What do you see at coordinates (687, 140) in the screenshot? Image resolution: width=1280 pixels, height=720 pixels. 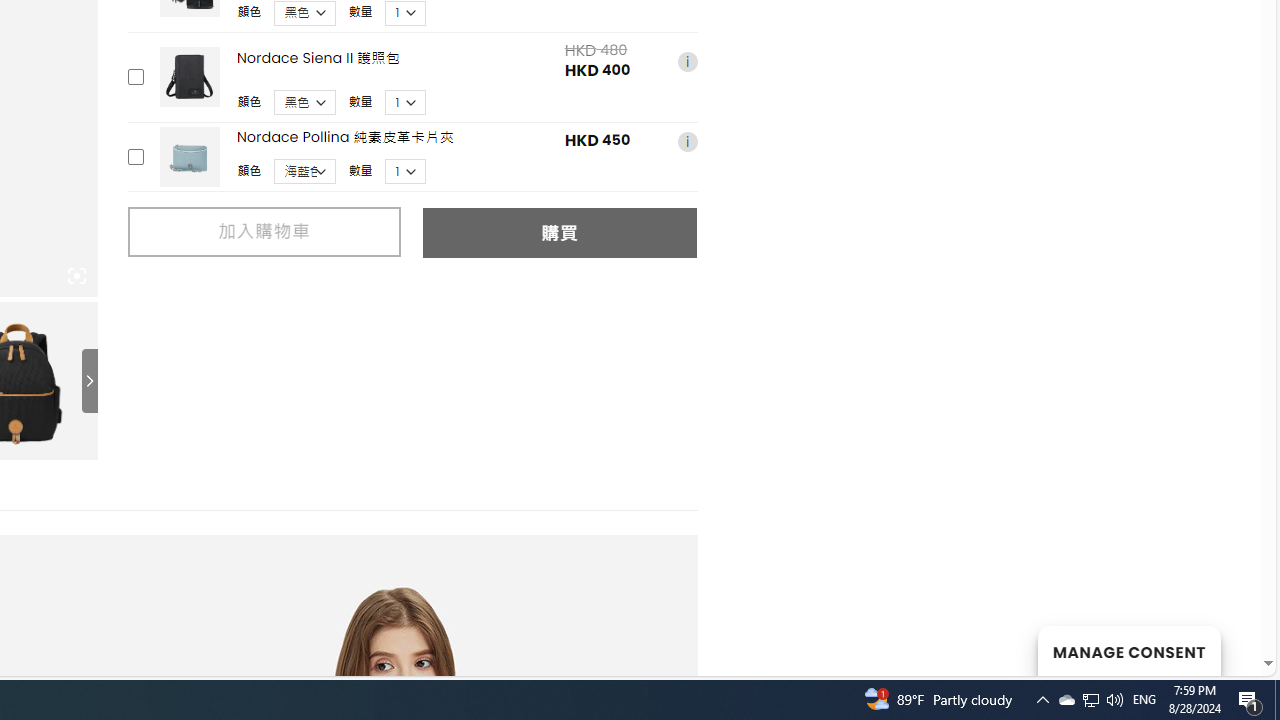 I see `'i'` at bounding box center [687, 140].